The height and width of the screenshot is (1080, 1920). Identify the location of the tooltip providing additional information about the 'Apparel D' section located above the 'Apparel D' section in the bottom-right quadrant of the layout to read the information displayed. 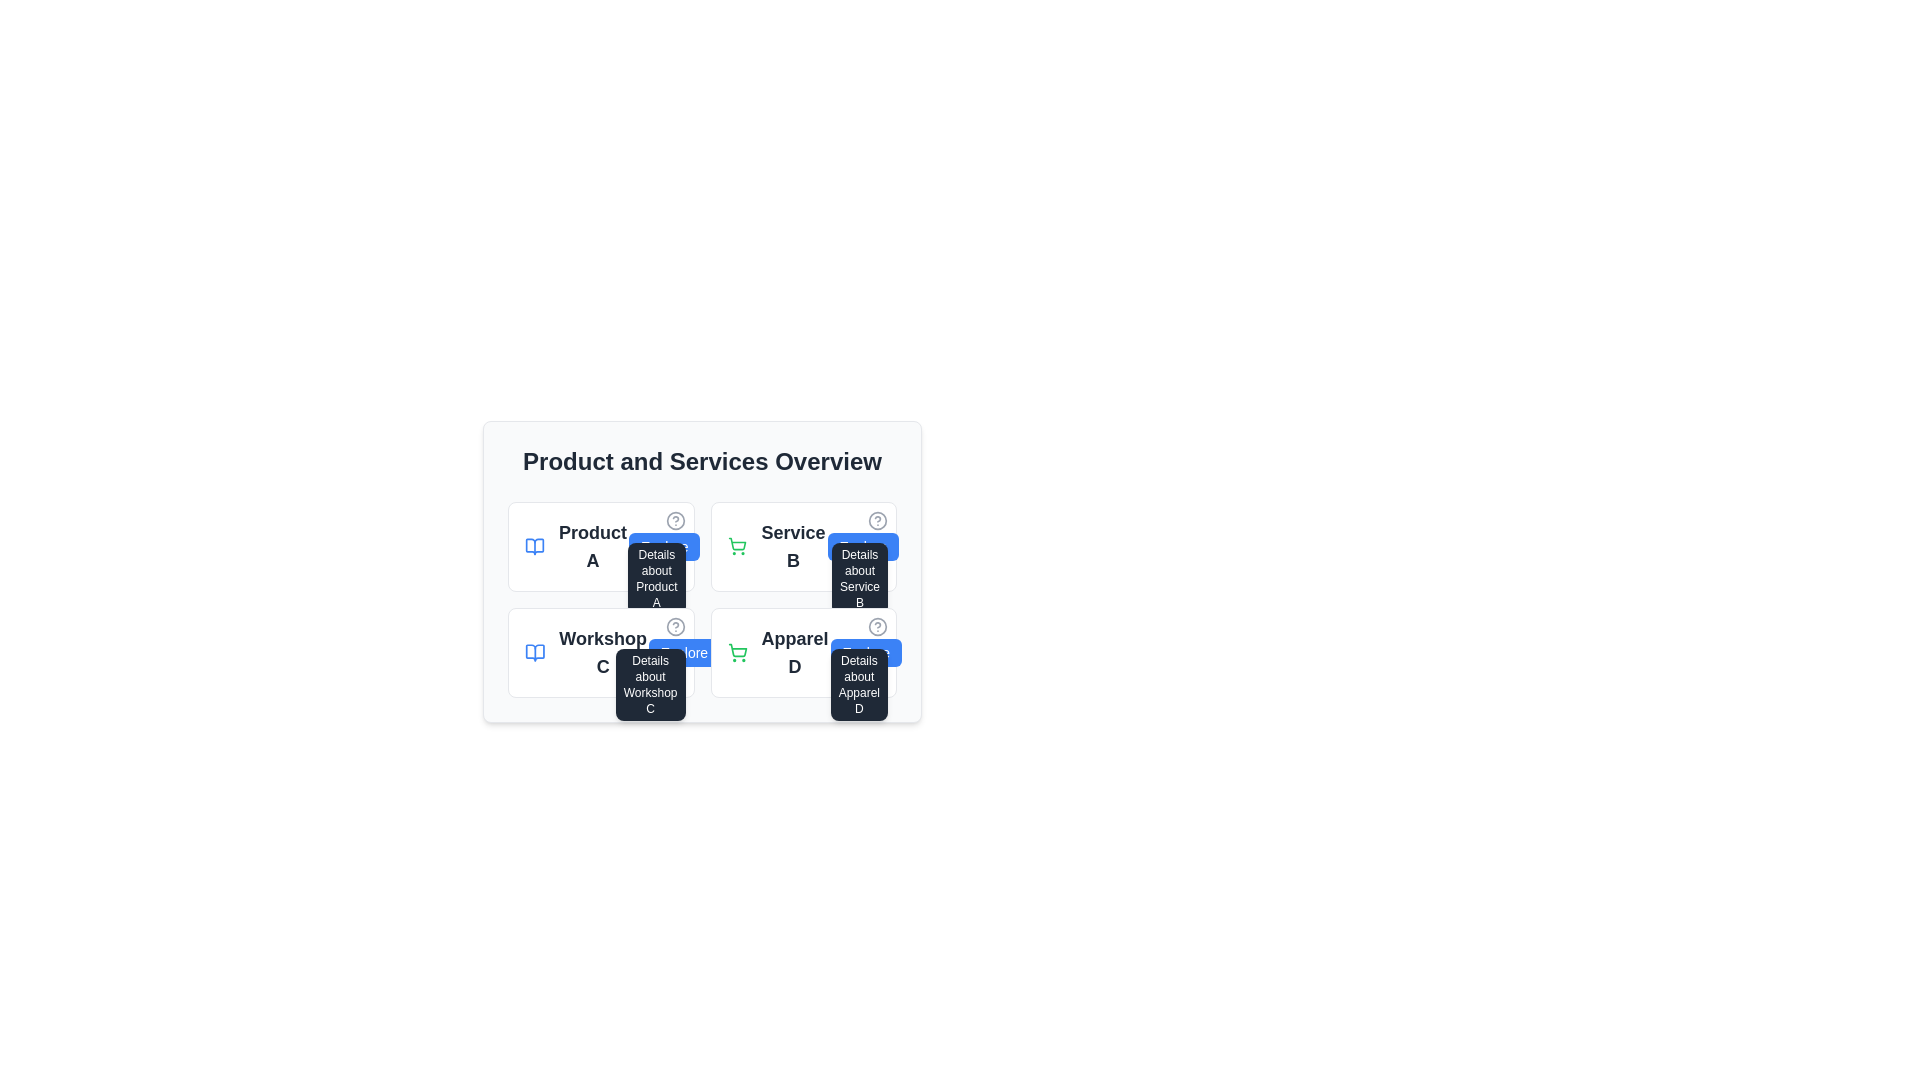
(859, 684).